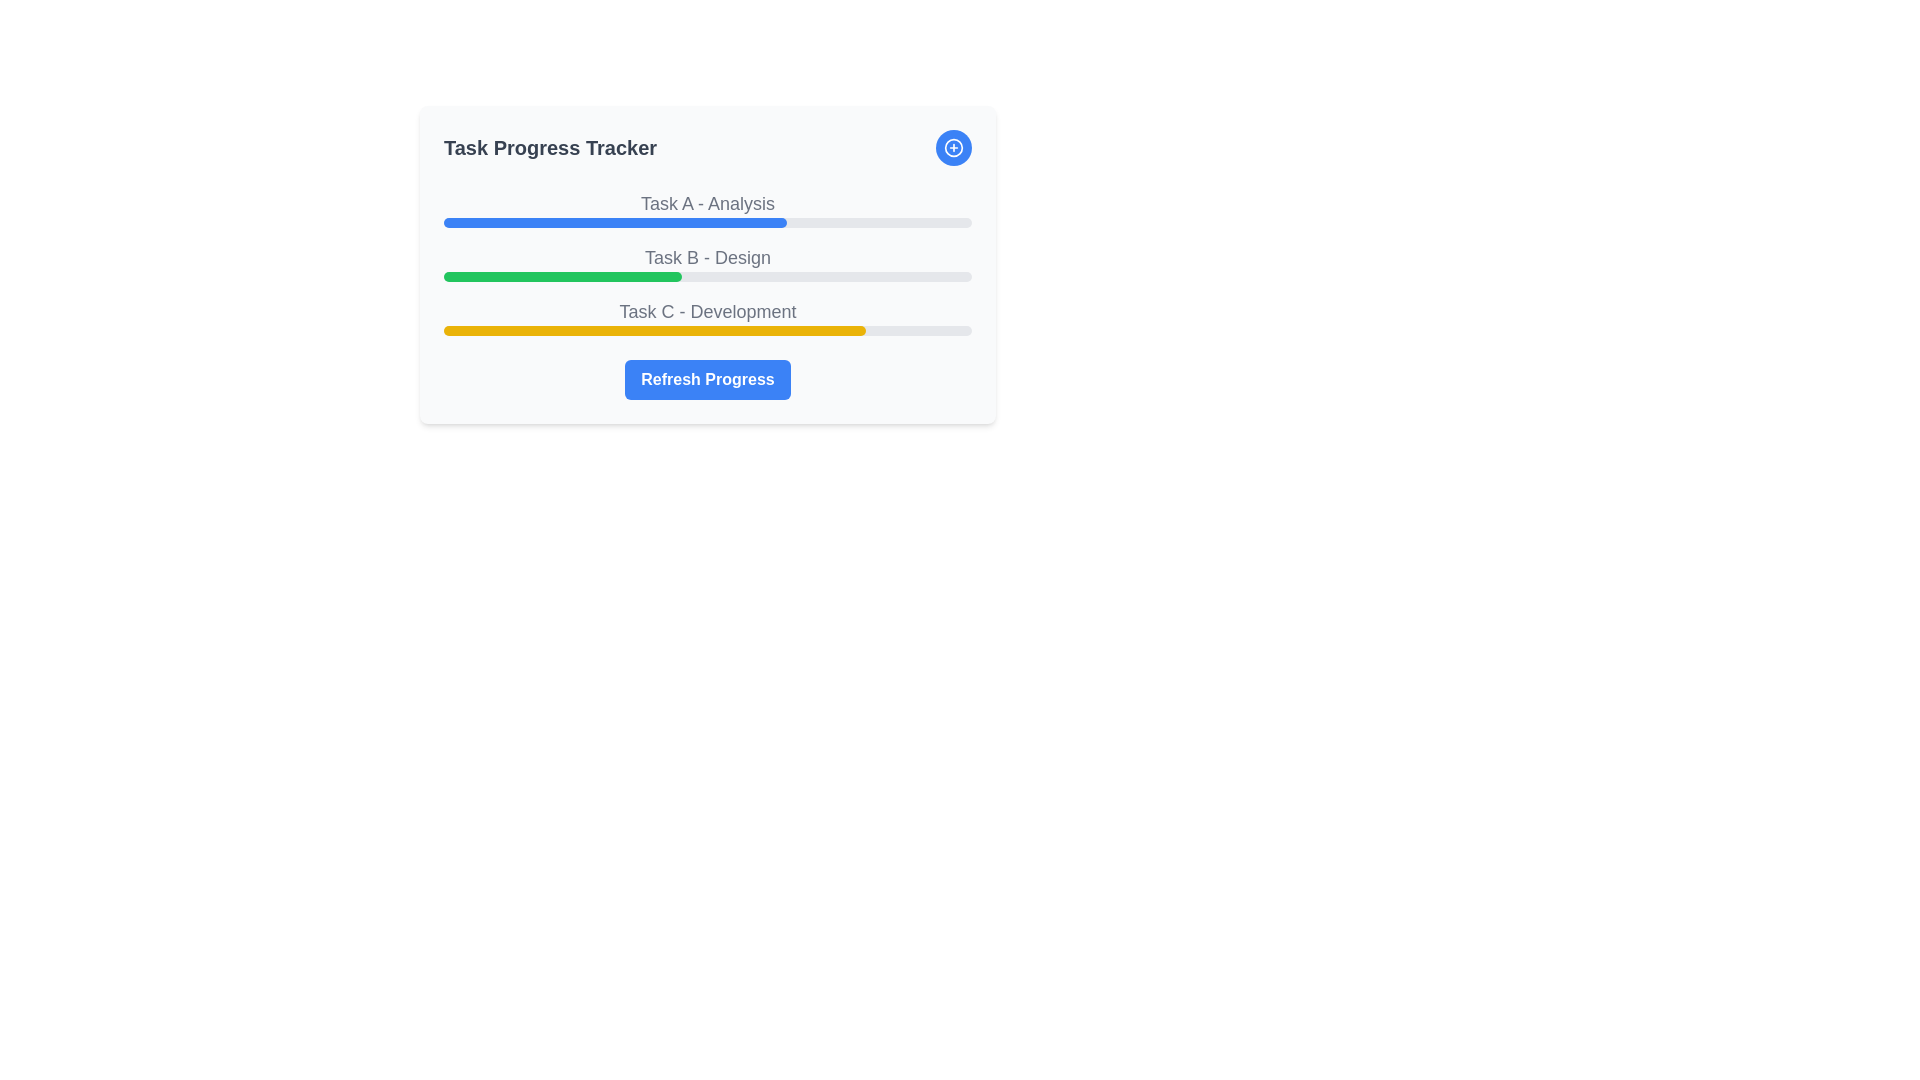  What do you see at coordinates (708, 223) in the screenshot?
I see `the progress bar that is a horizontal rectangular bar with a light gray background and a blue filled portion covering 65% of its length, located below the text 'Task A - Analysis.'` at bounding box center [708, 223].